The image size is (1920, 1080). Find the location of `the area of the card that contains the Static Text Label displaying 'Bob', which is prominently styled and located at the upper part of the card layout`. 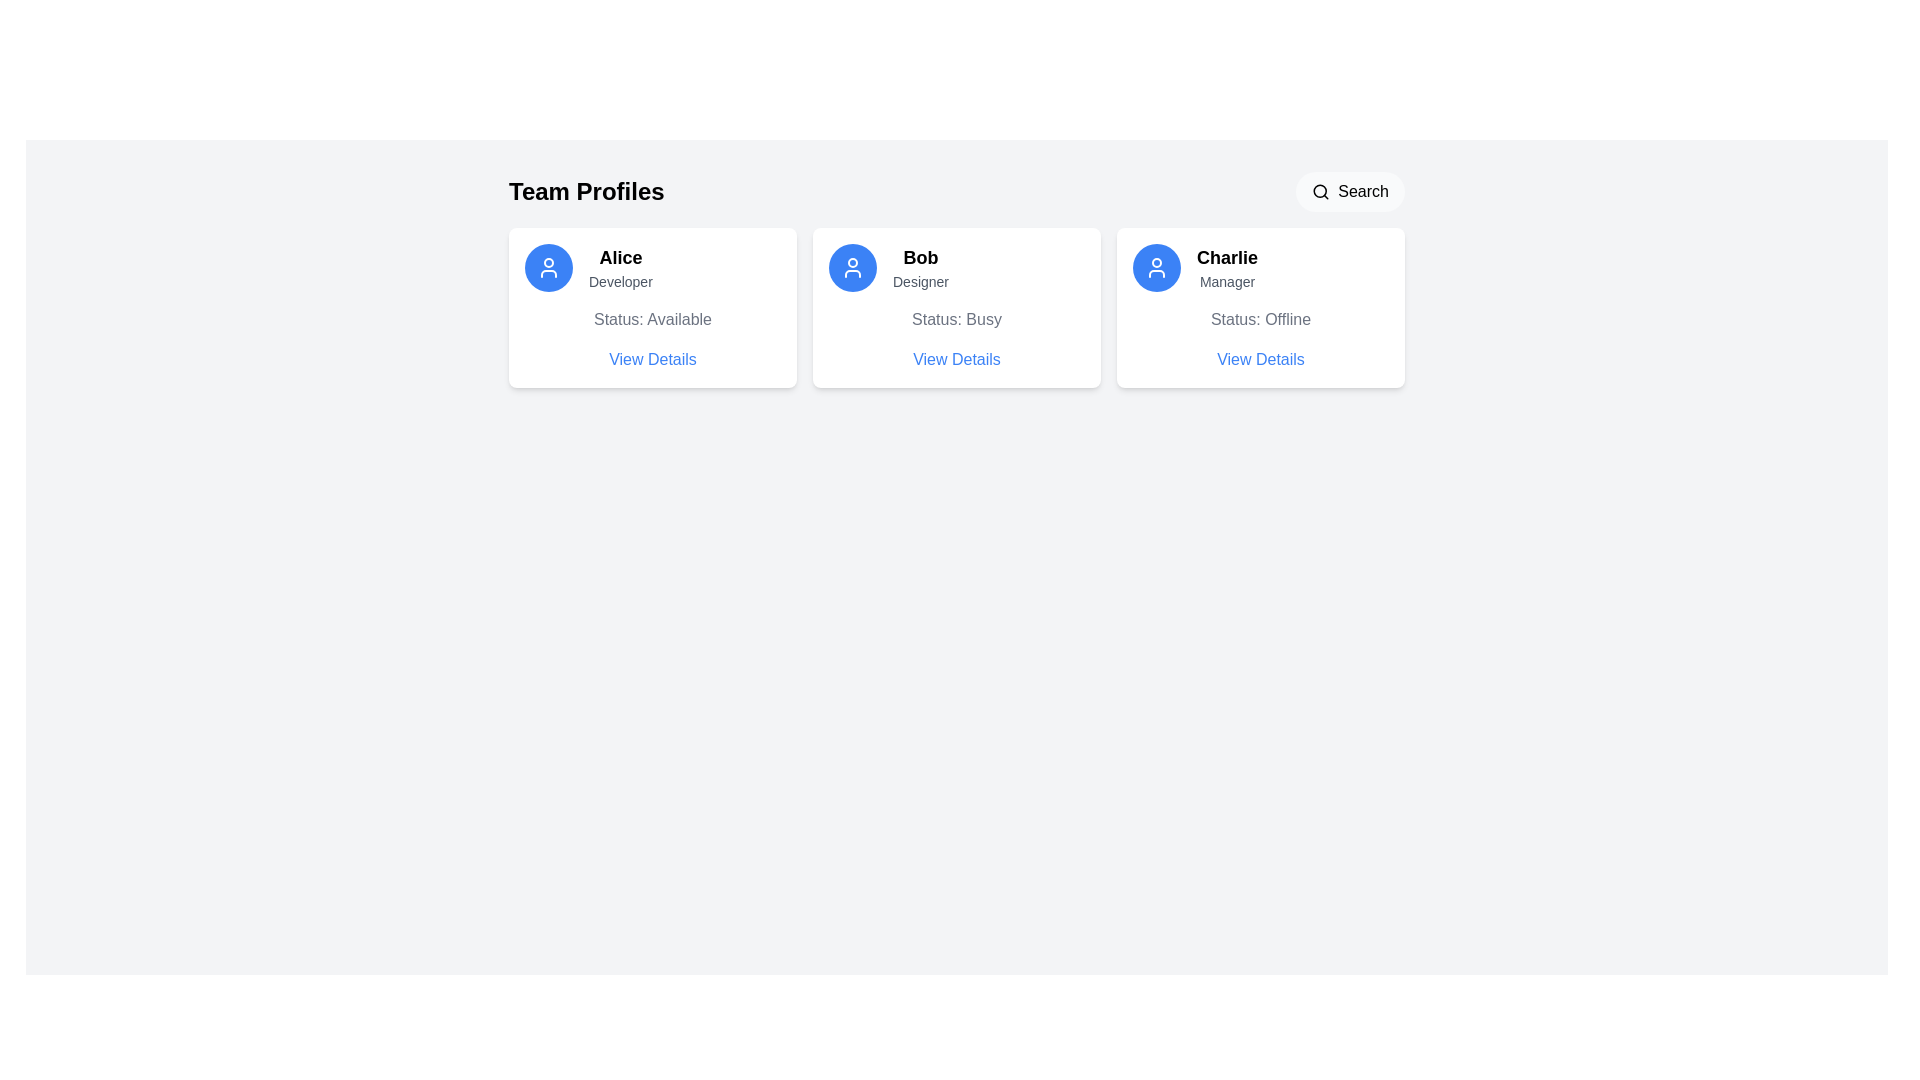

the area of the card that contains the Static Text Label displaying 'Bob', which is prominently styled and located at the upper part of the card layout is located at coordinates (920, 257).